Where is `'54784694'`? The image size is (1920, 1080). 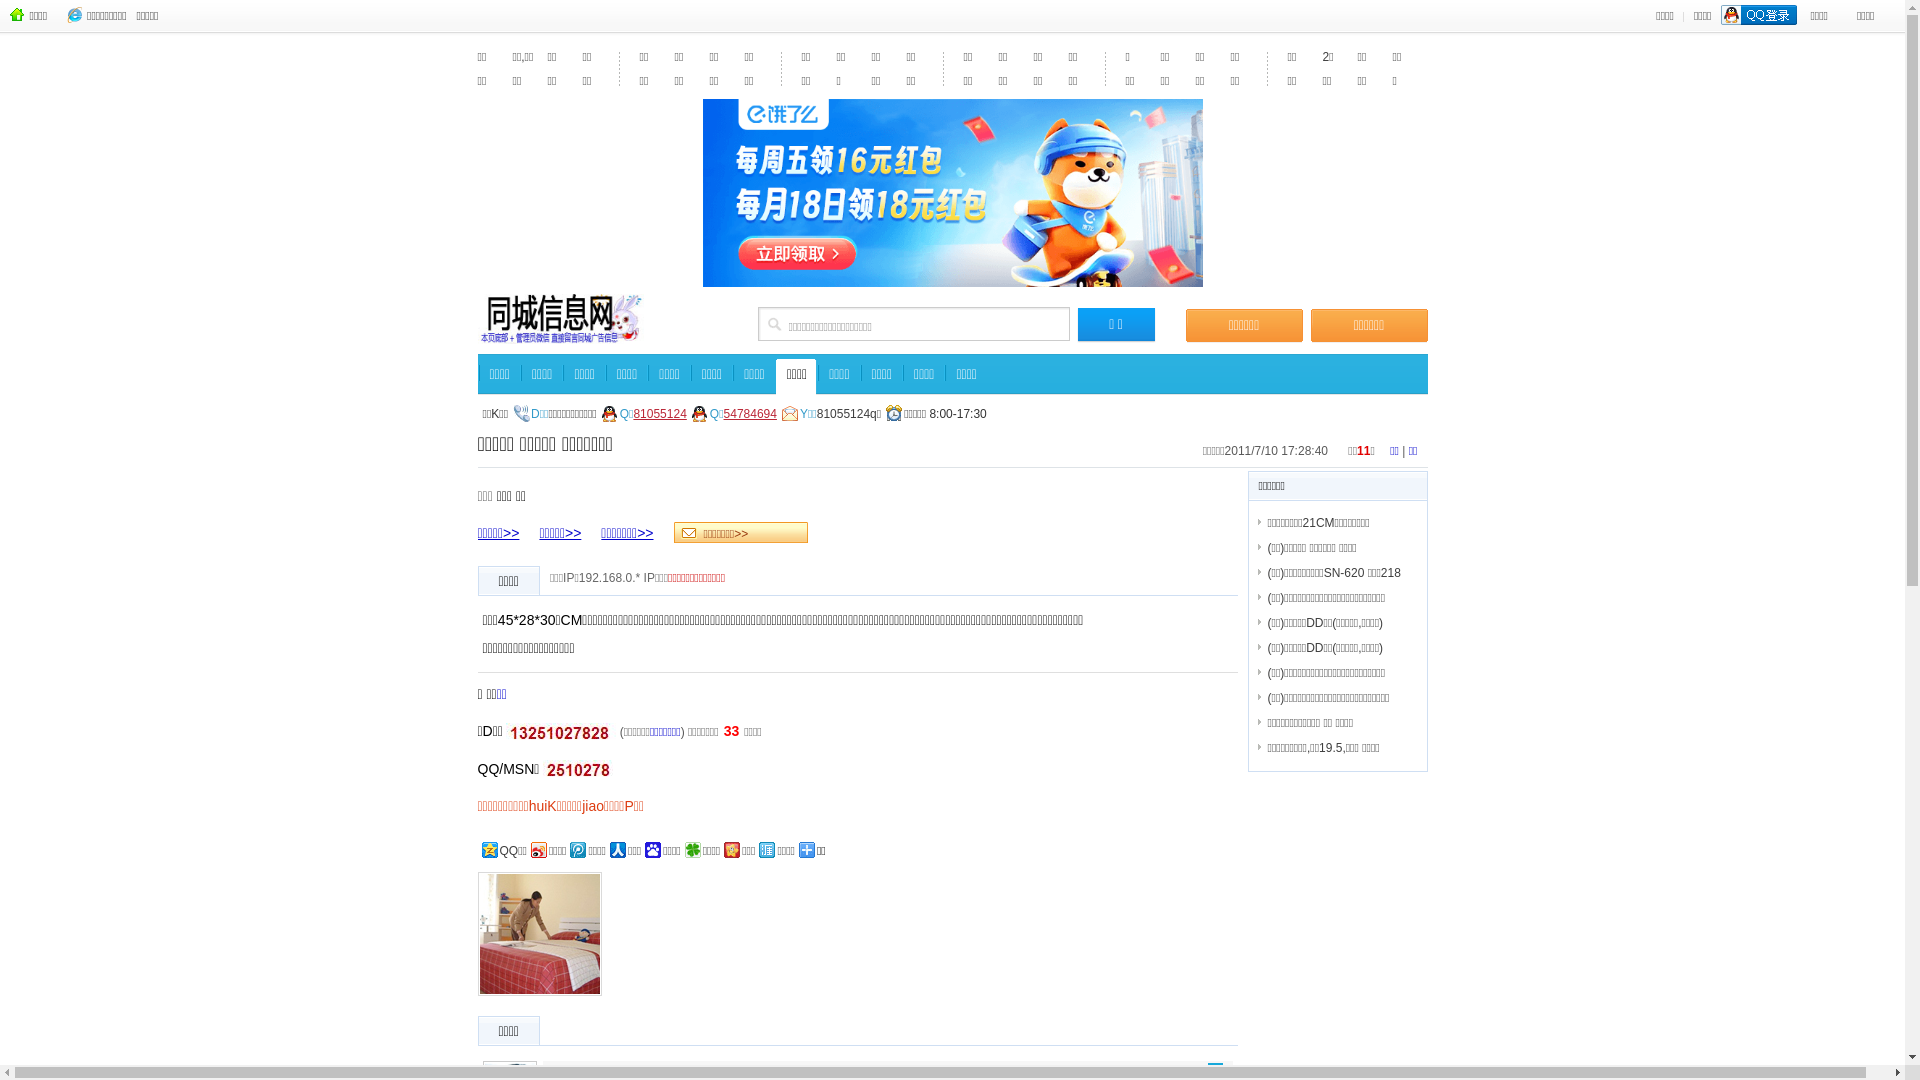
'54784694' is located at coordinates (723, 412).